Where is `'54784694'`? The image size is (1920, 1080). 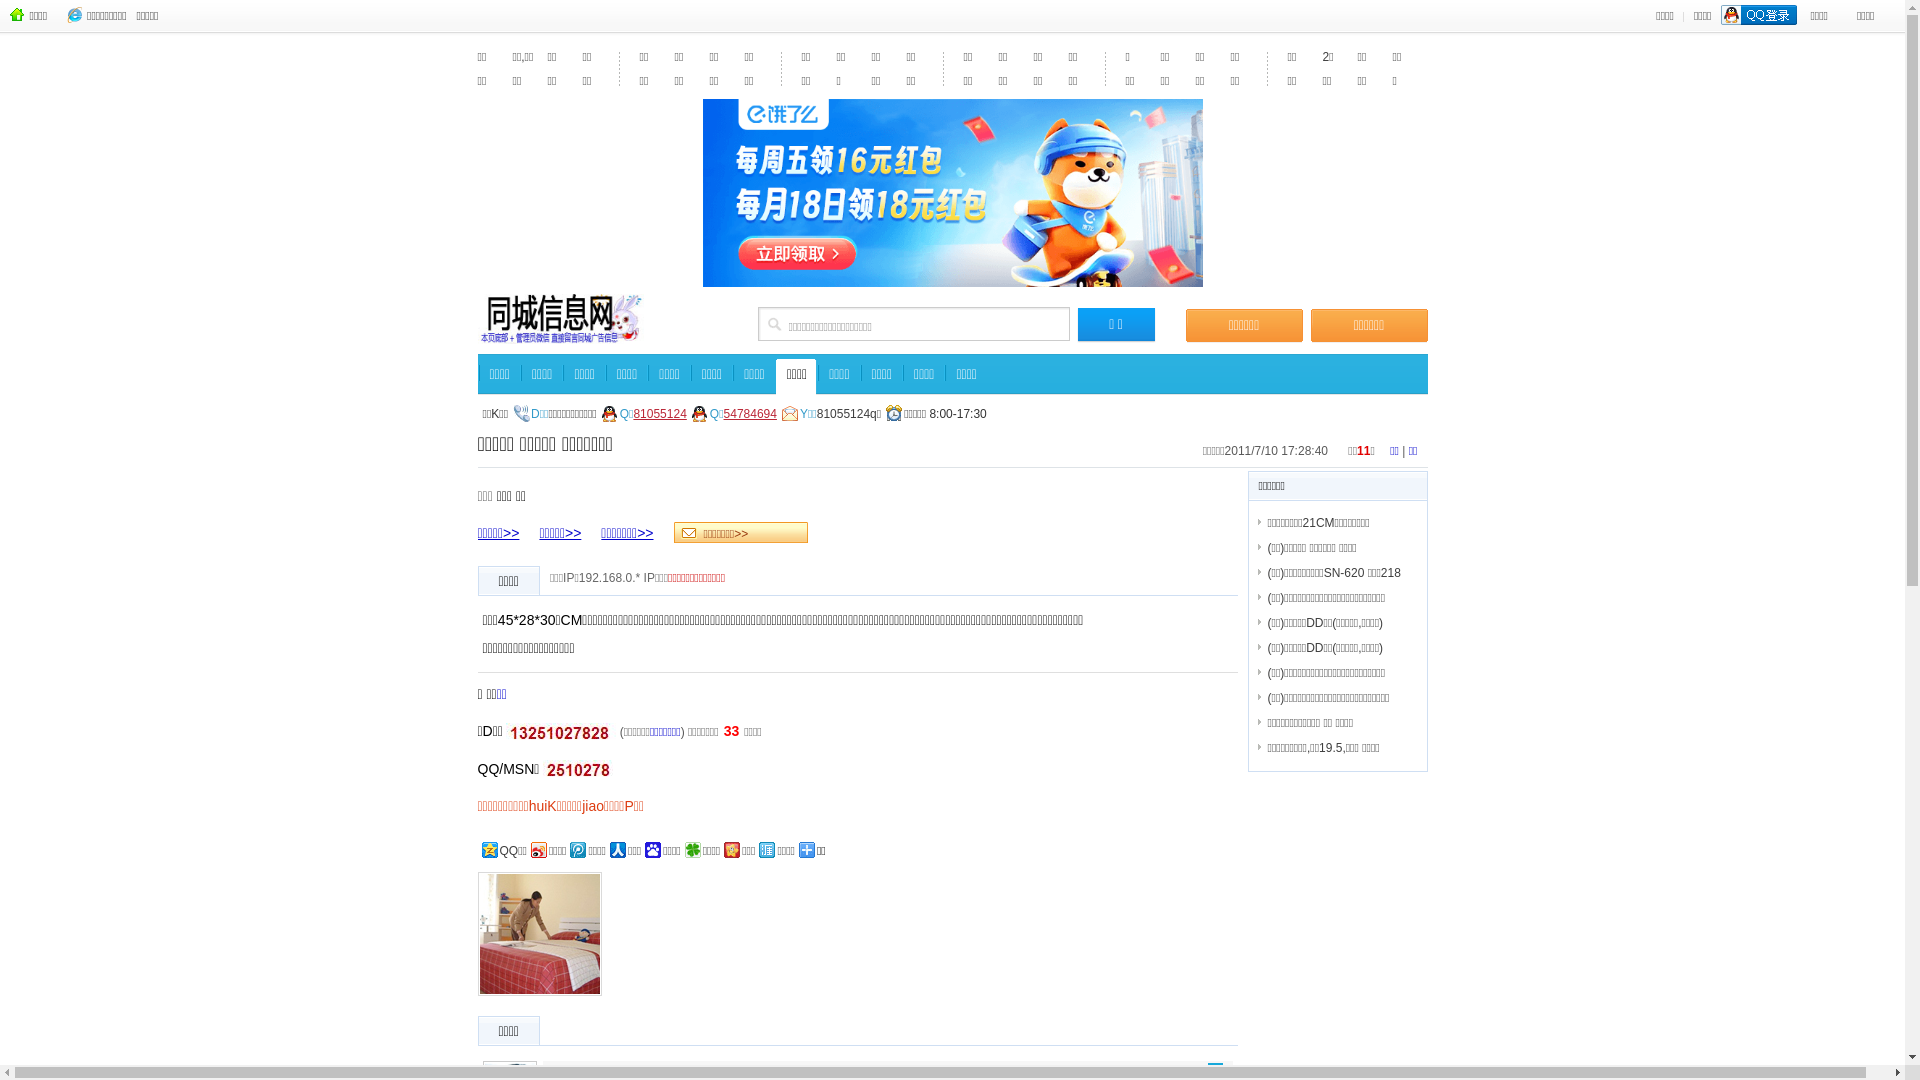
'54784694' is located at coordinates (723, 412).